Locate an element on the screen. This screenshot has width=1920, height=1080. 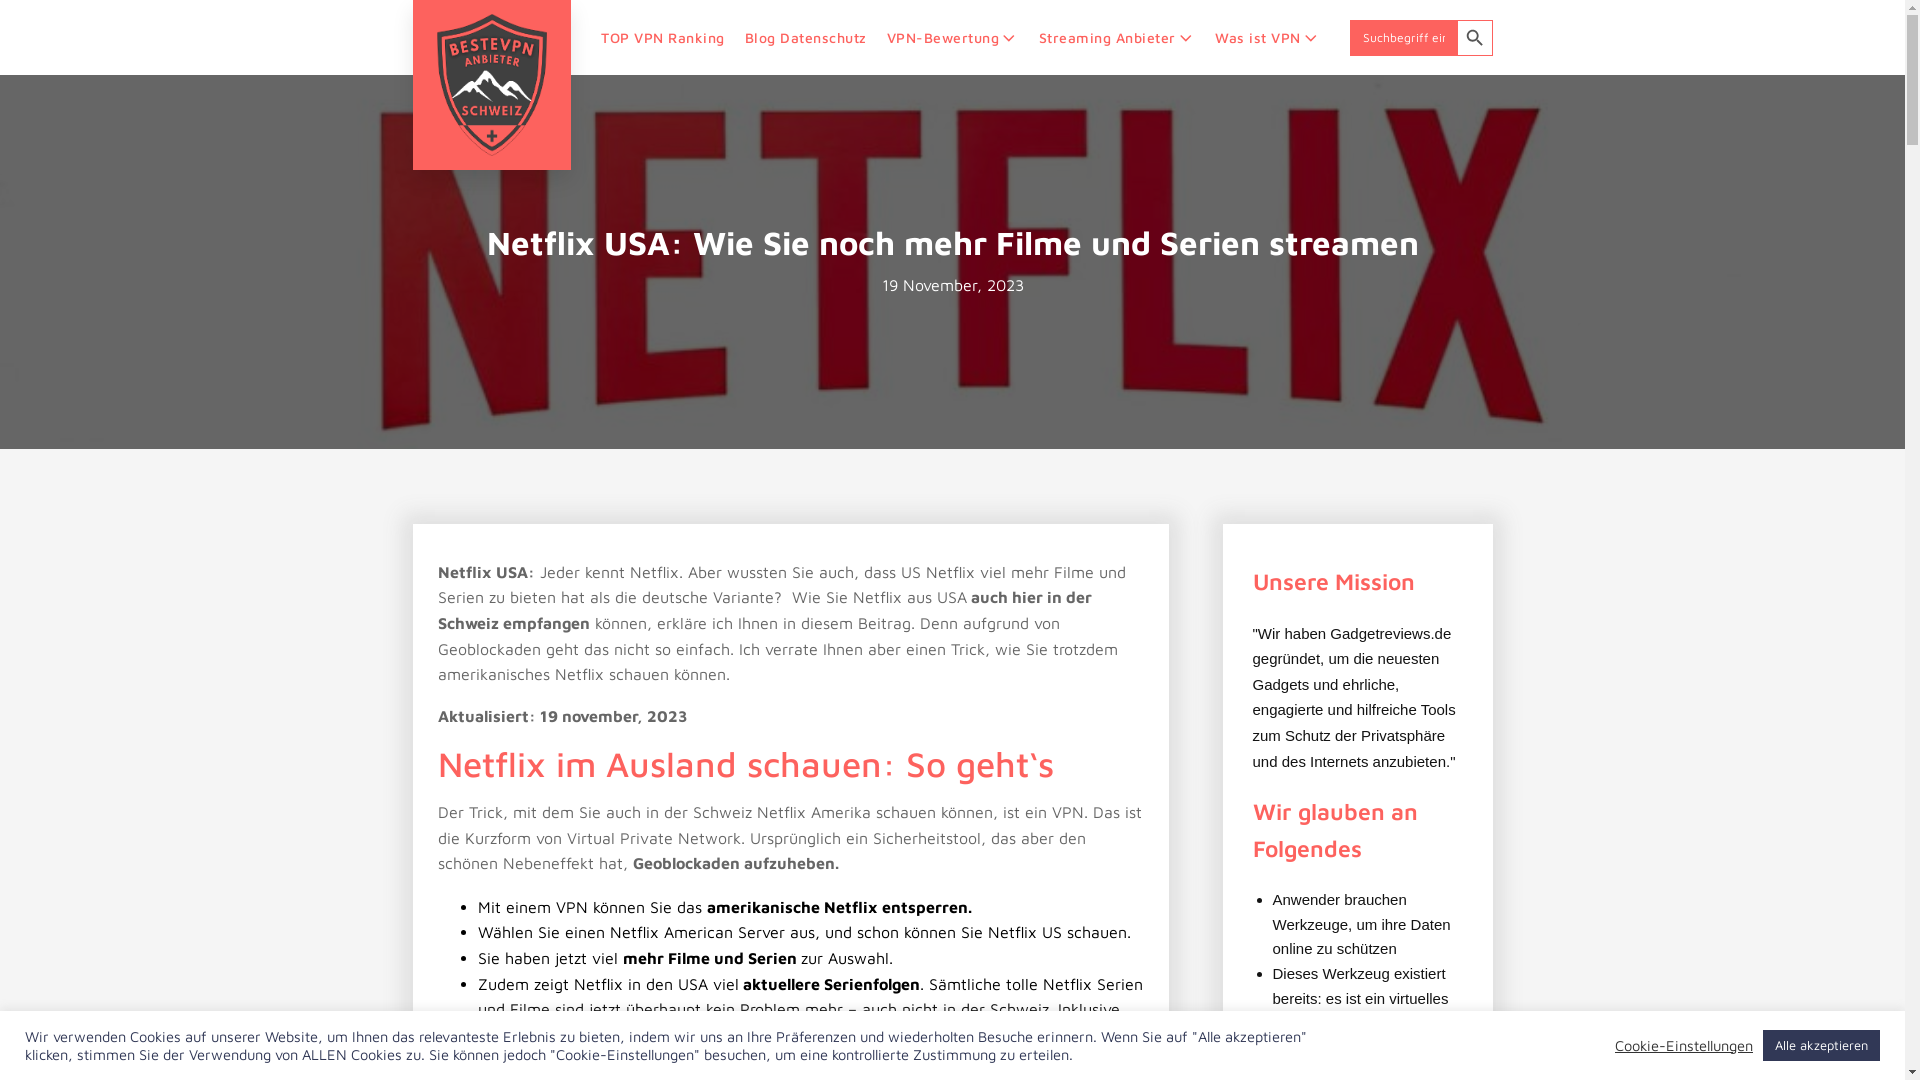
'Blog Datenschutz' is located at coordinates (733, 37).